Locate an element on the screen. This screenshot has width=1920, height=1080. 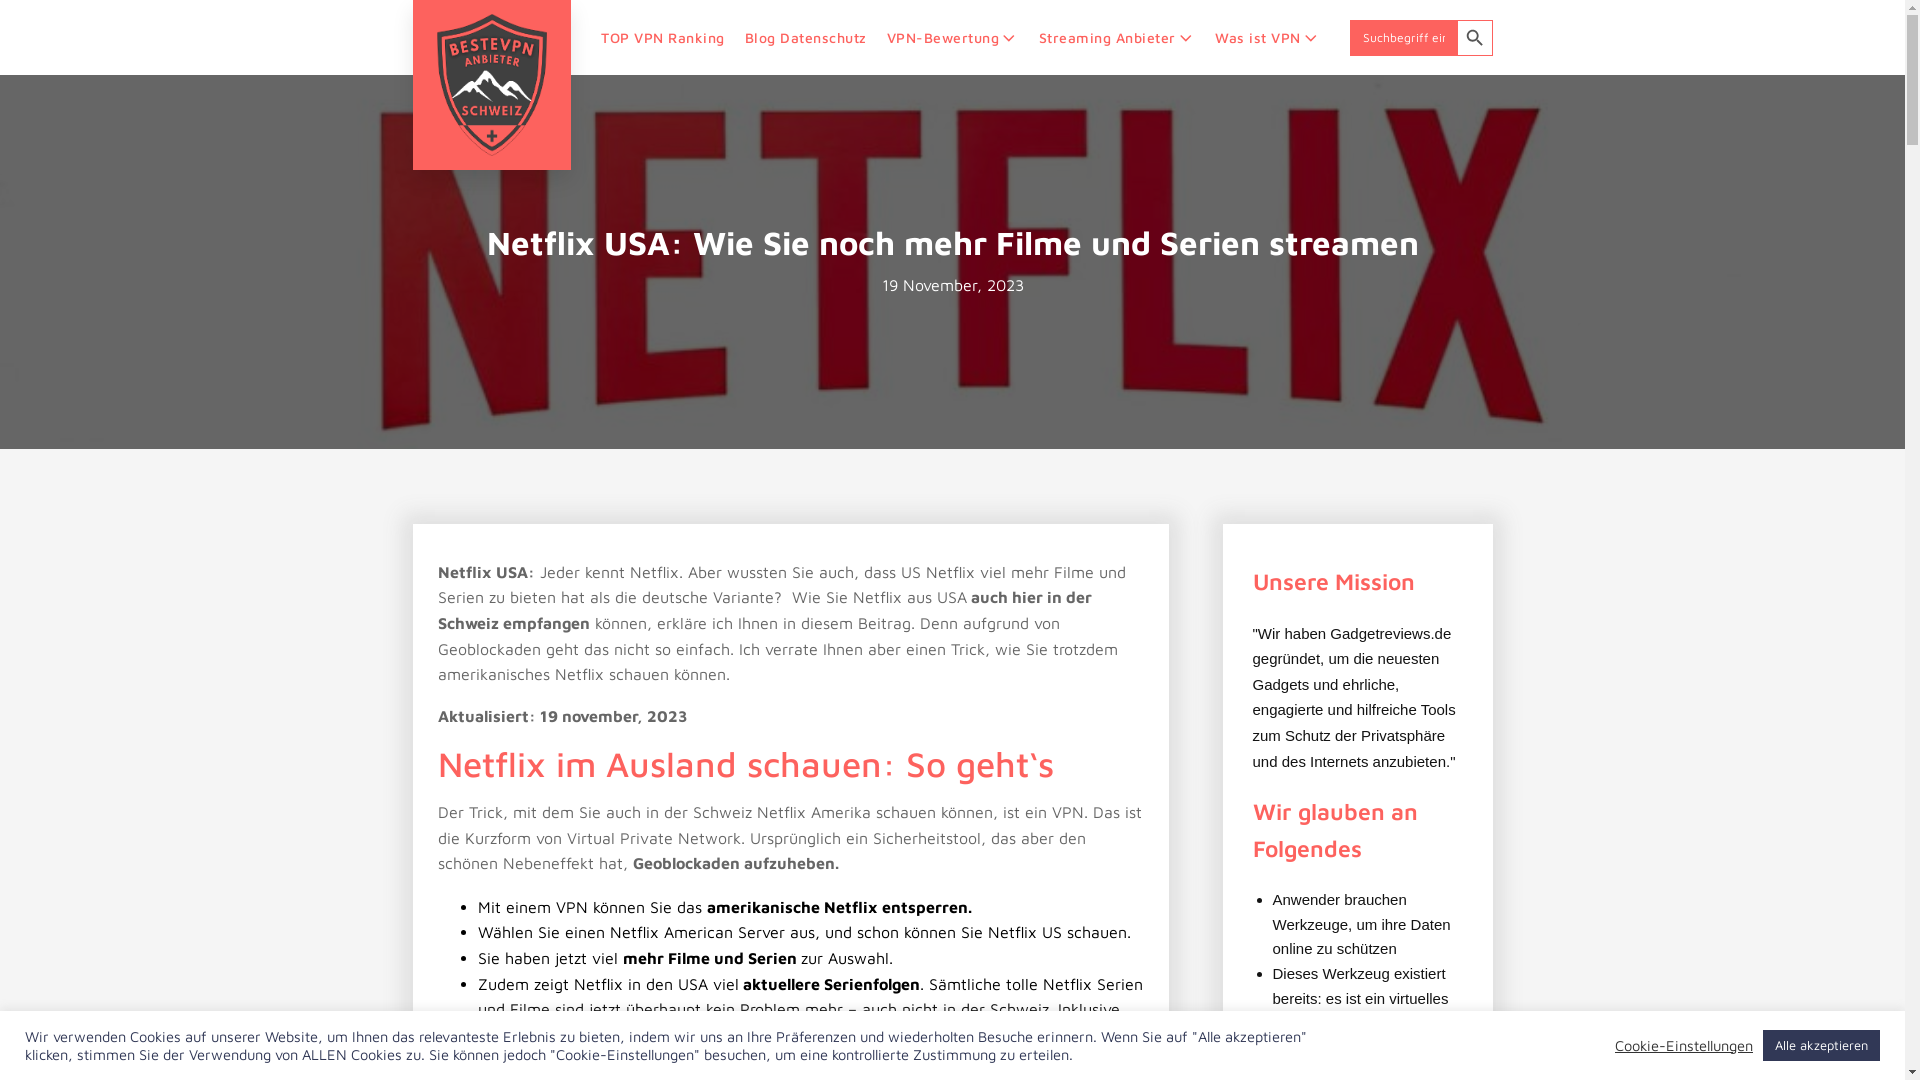
'Blog Datenschutz' is located at coordinates (733, 37).